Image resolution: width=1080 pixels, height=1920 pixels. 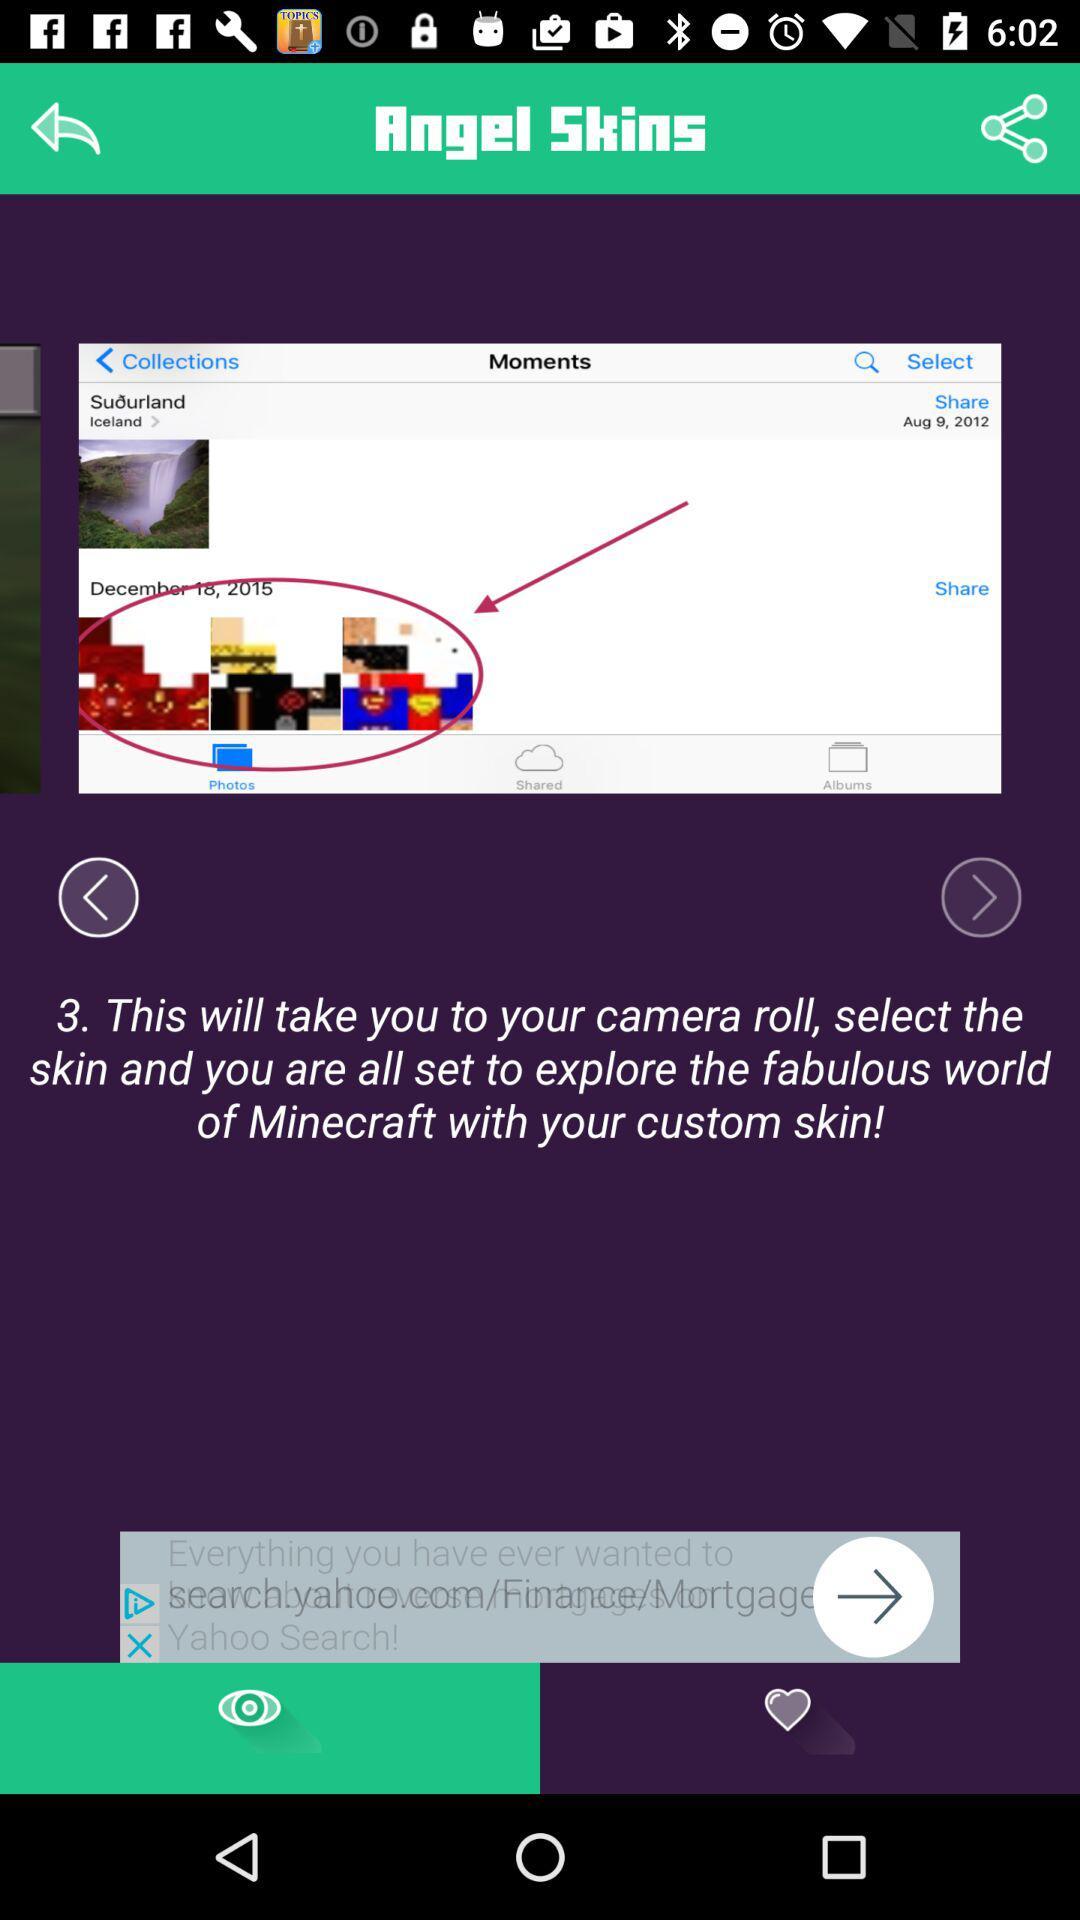 I want to click on the page, so click(x=270, y=1727).